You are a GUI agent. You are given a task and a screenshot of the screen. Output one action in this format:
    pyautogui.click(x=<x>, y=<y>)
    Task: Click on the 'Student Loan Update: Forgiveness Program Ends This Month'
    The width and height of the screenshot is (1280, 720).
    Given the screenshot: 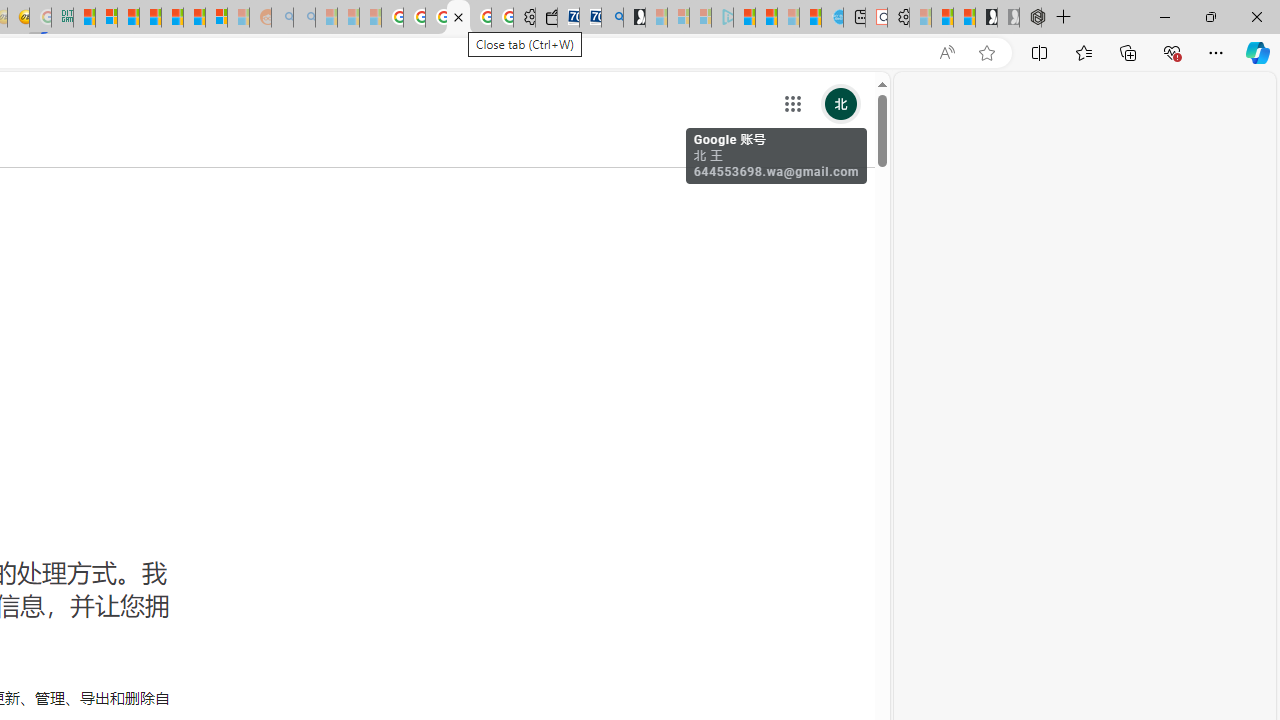 What is the action you would take?
    pyautogui.click(x=149, y=17)
    